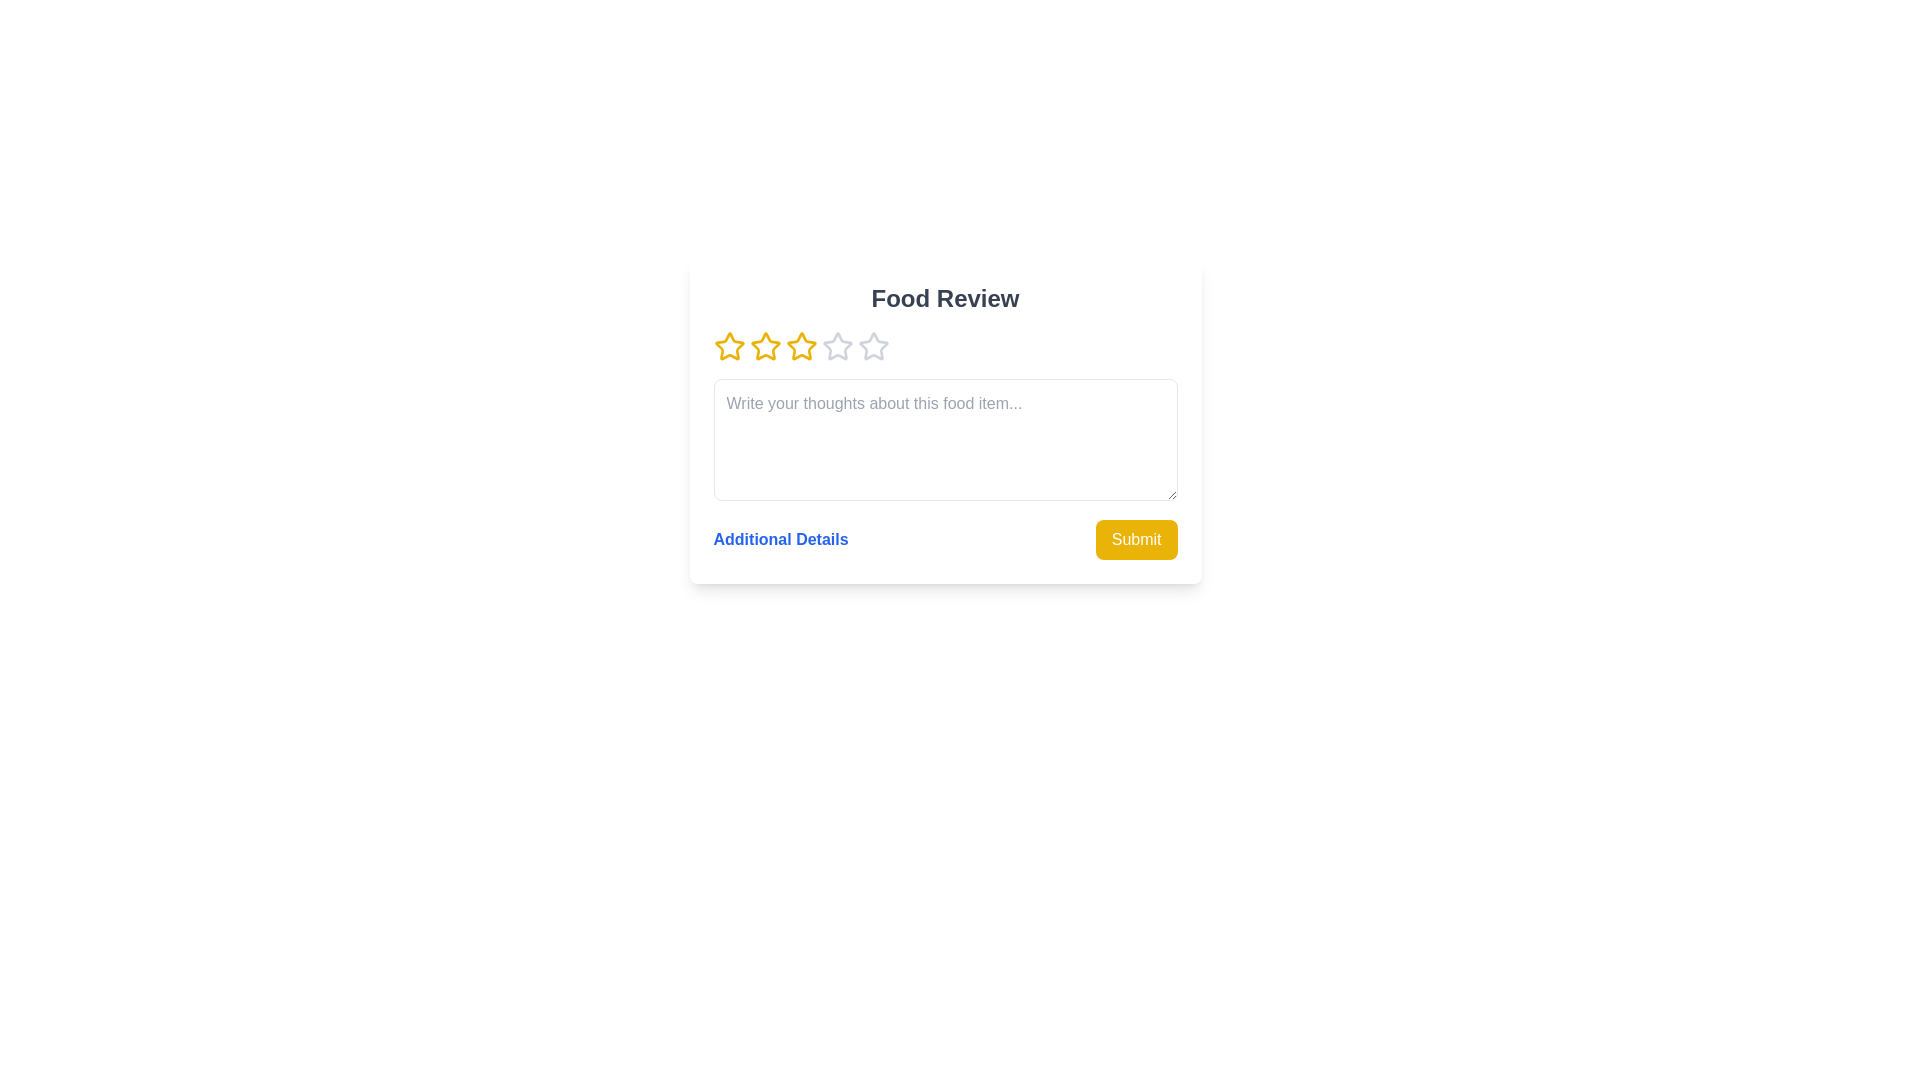  Describe the element at coordinates (801, 346) in the screenshot. I see `the star corresponding to 3 to preview the rating` at that location.